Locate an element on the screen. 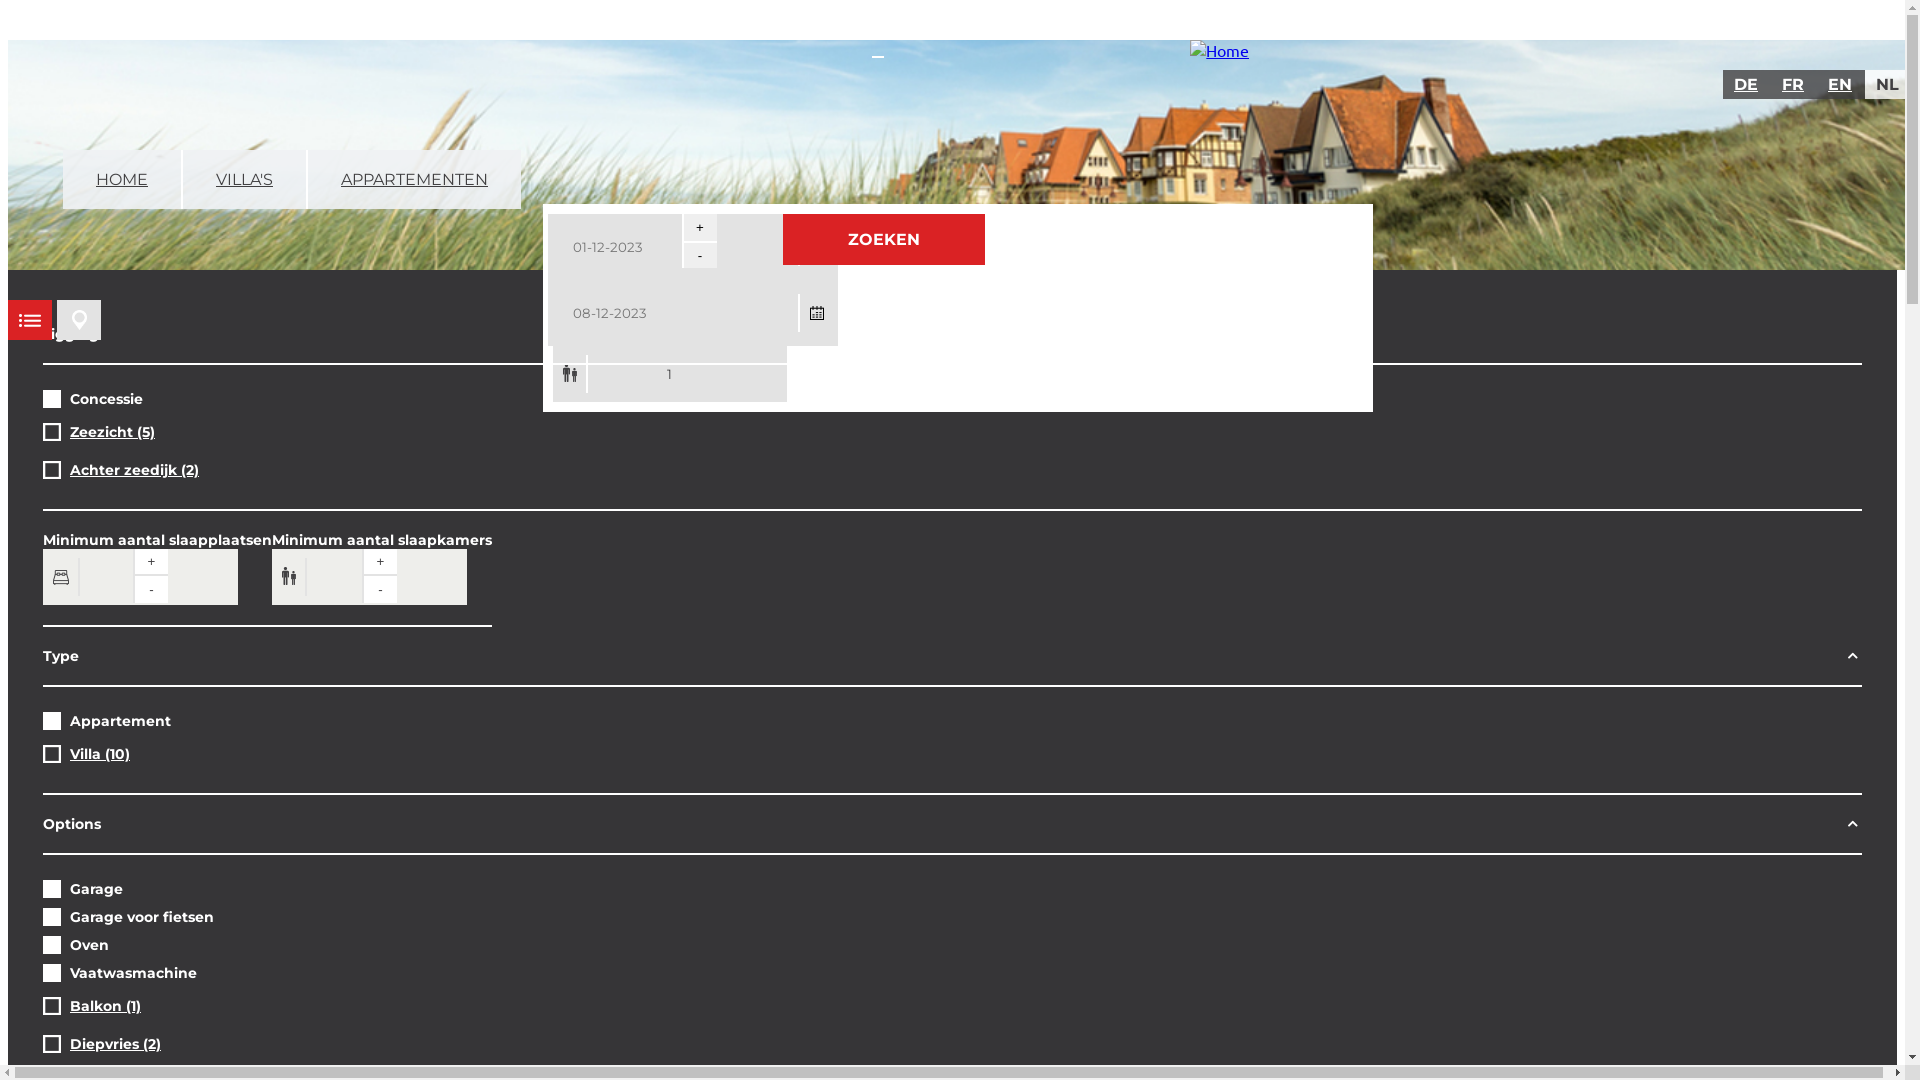  'Balkon (1) is located at coordinates (104, 1006).